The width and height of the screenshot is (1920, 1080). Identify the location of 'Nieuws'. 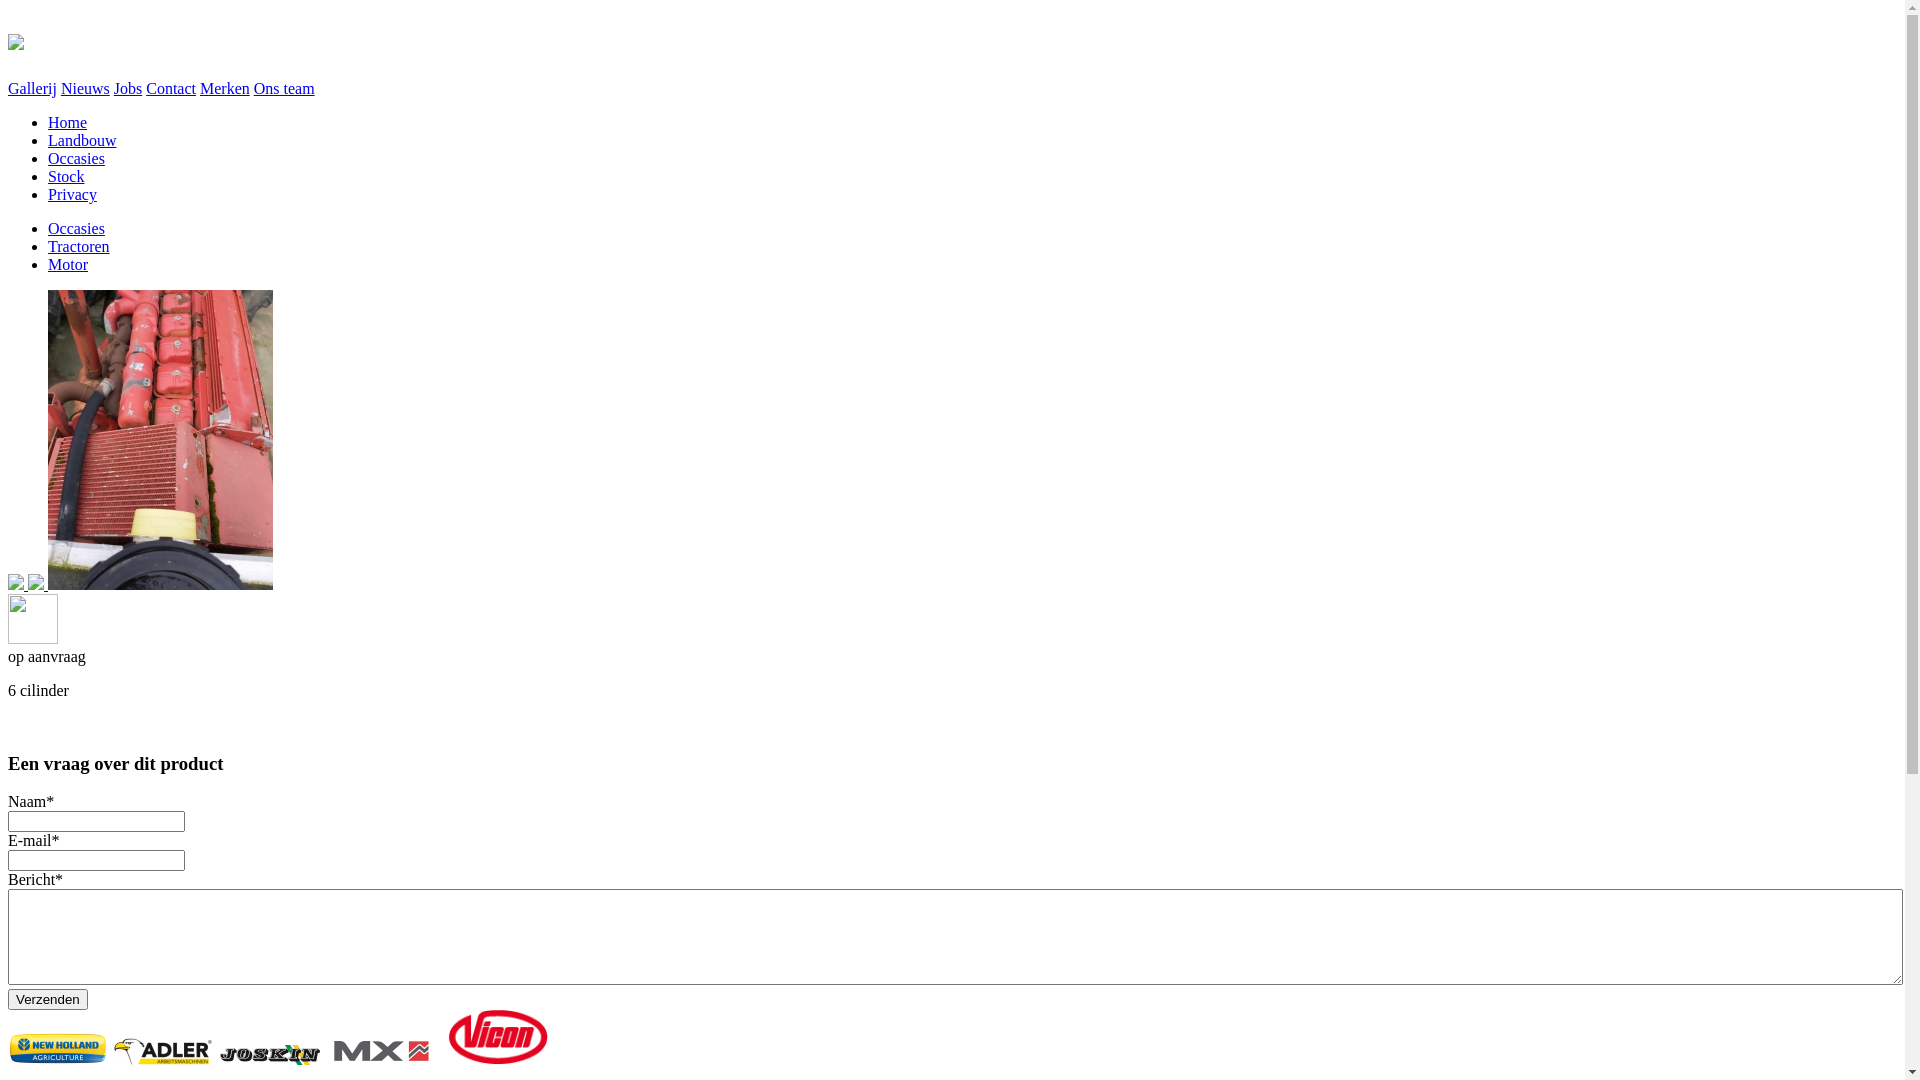
(84, 87).